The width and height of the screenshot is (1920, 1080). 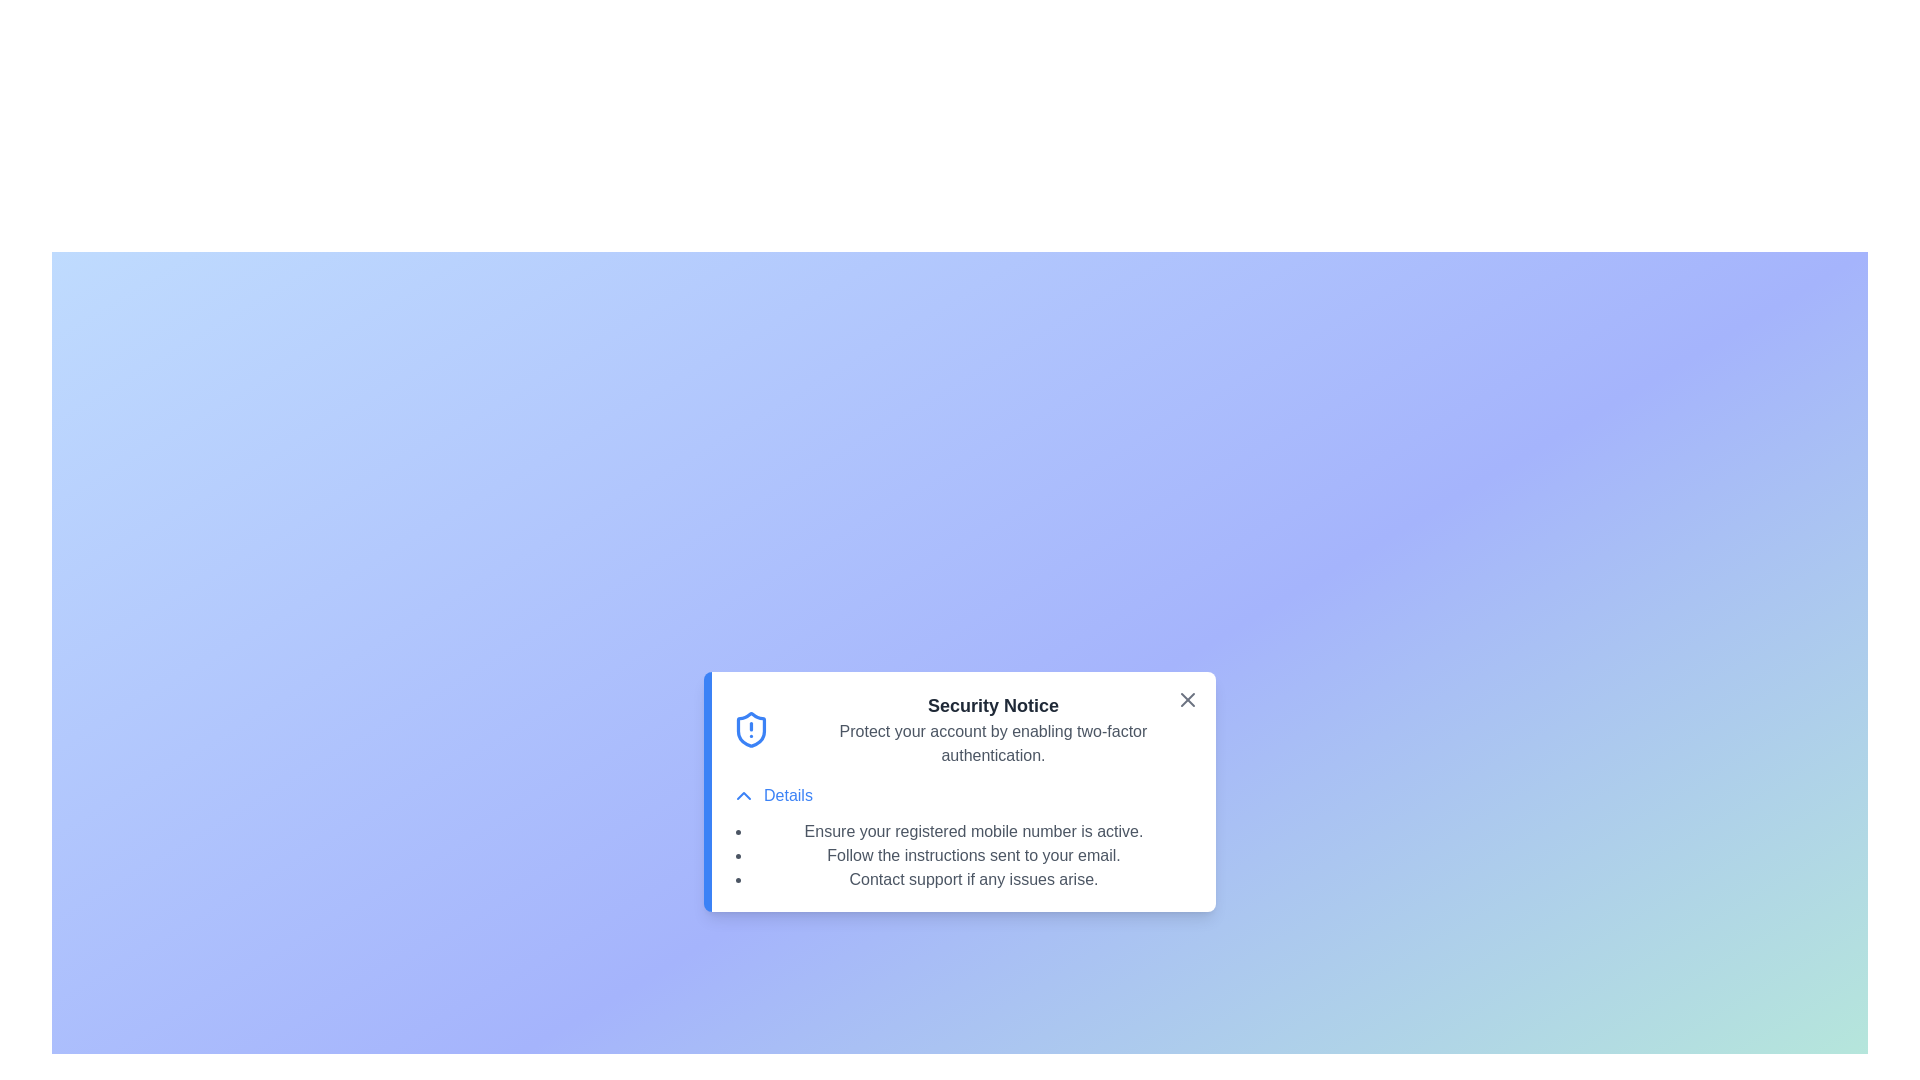 What do you see at coordinates (749, 729) in the screenshot?
I see `the alert icon to understand its meaning` at bounding box center [749, 729].